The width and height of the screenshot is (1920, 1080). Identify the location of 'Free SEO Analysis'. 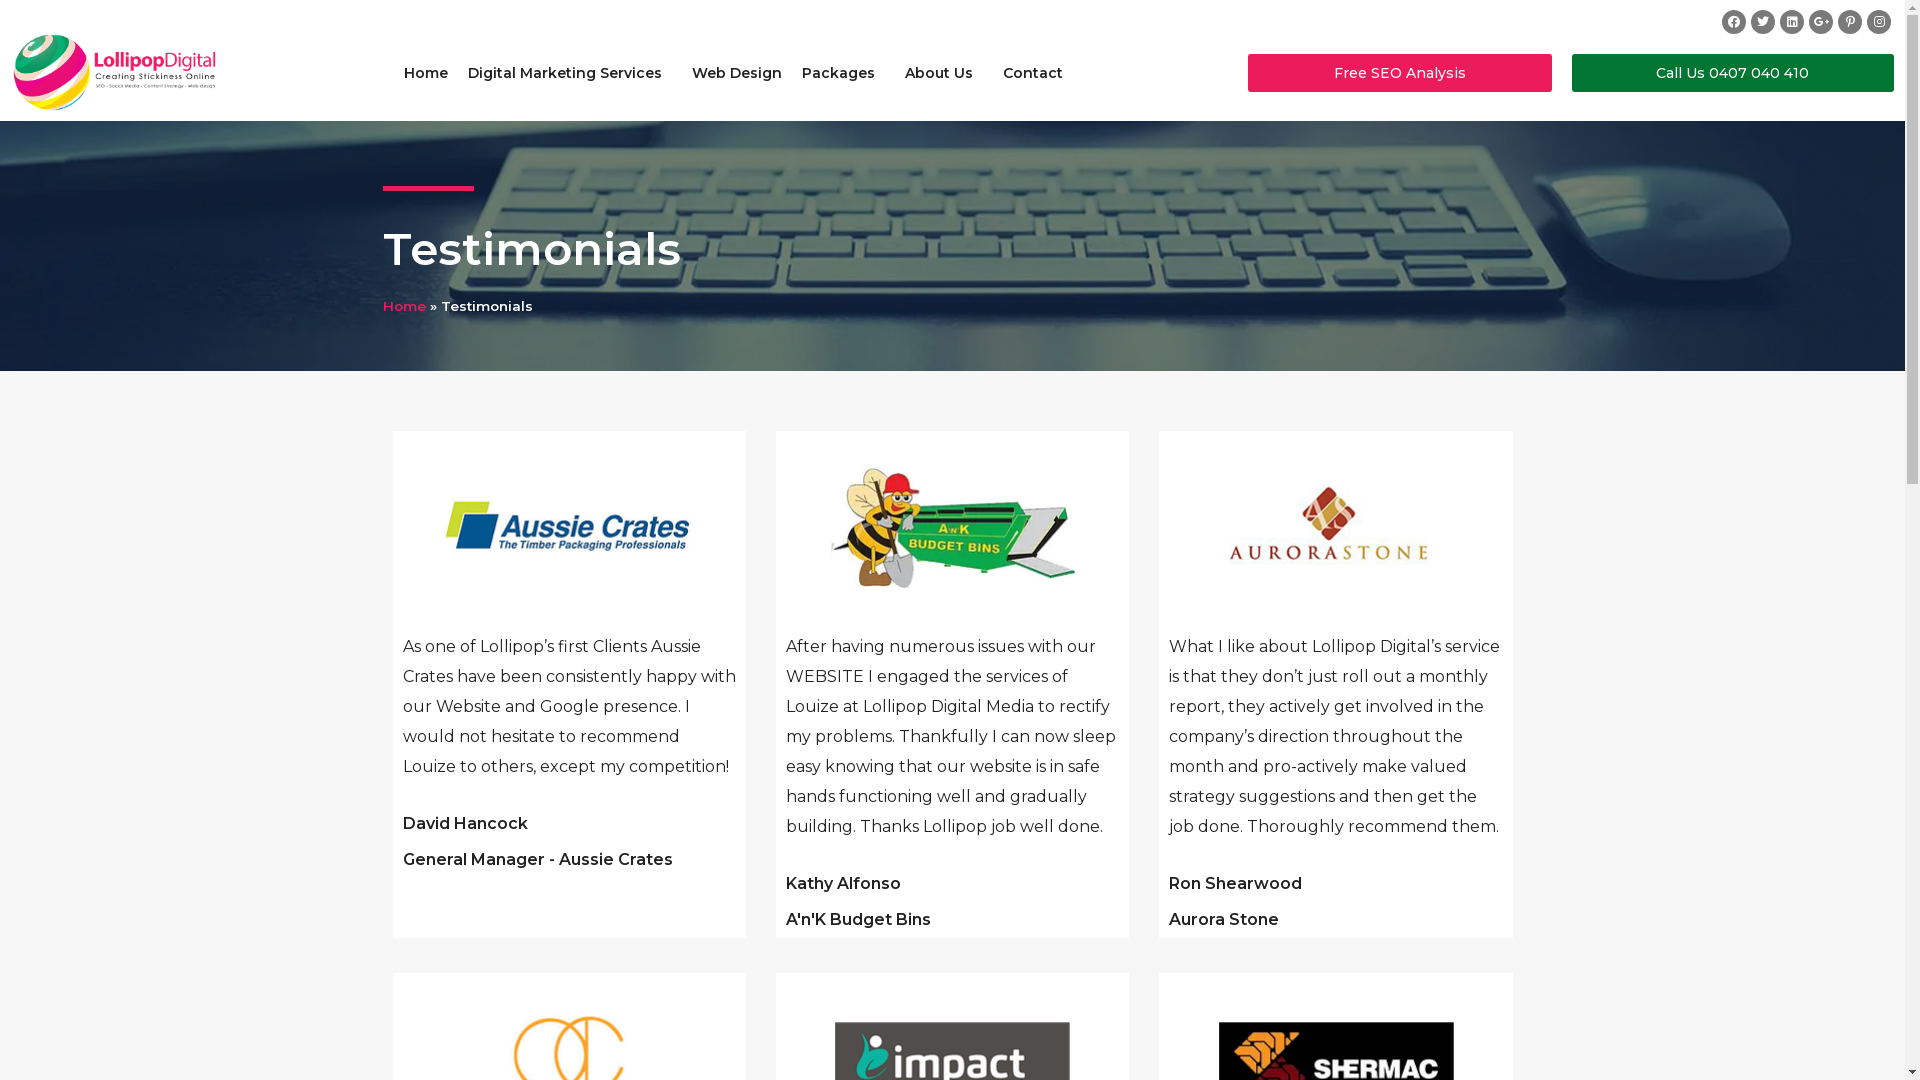
(1399, 72).